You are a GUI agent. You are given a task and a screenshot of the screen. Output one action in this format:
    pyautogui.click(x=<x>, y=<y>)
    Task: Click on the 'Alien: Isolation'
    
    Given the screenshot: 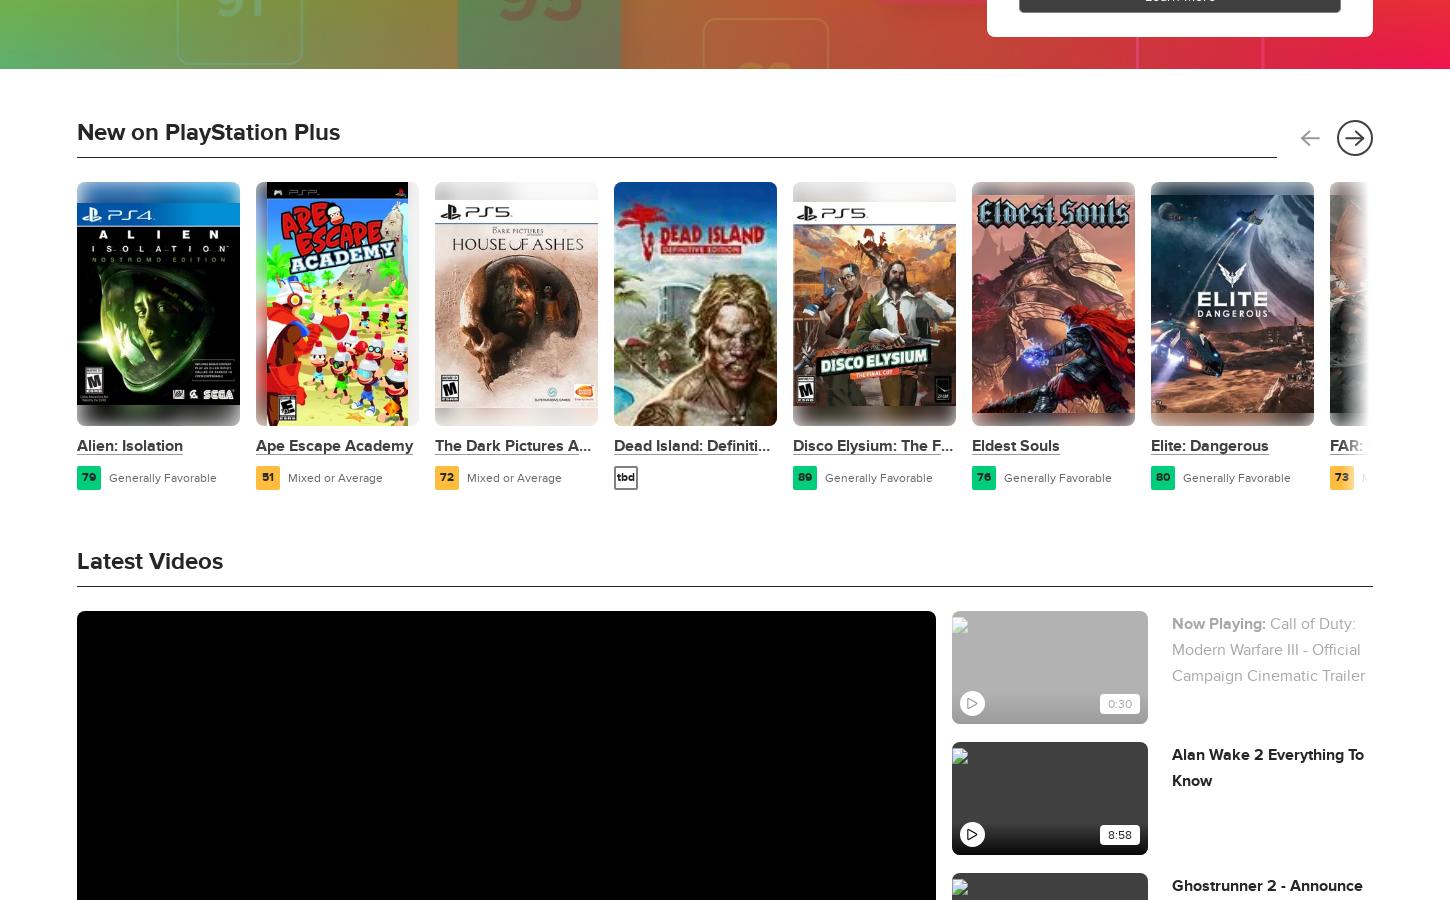 What is the action you would take?
    pyautogui.click(x=129, y=446)
    